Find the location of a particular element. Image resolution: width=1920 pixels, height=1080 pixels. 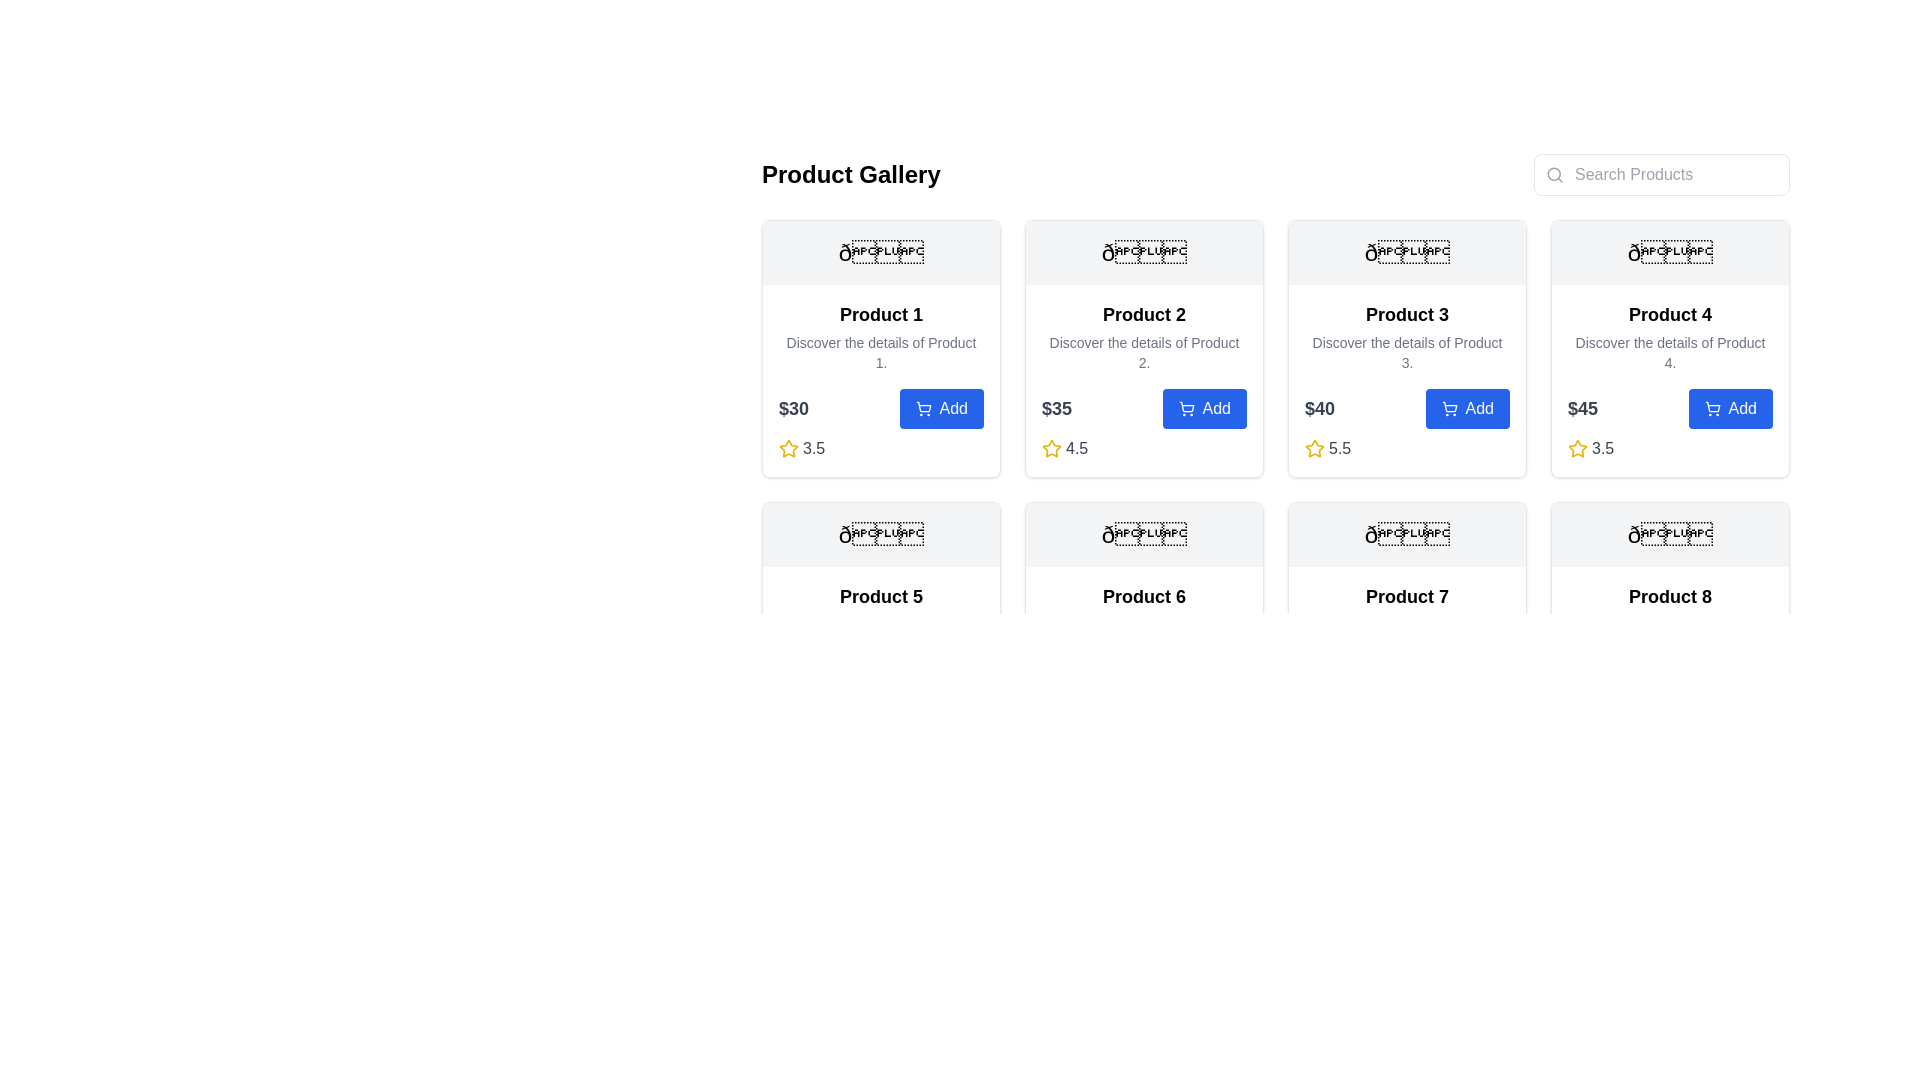

gray-text description that reads: 'Discover the details of Product 2.' located below the product title 'Product 2' in the second card of the product grid is located at coordinates (1144, 352).